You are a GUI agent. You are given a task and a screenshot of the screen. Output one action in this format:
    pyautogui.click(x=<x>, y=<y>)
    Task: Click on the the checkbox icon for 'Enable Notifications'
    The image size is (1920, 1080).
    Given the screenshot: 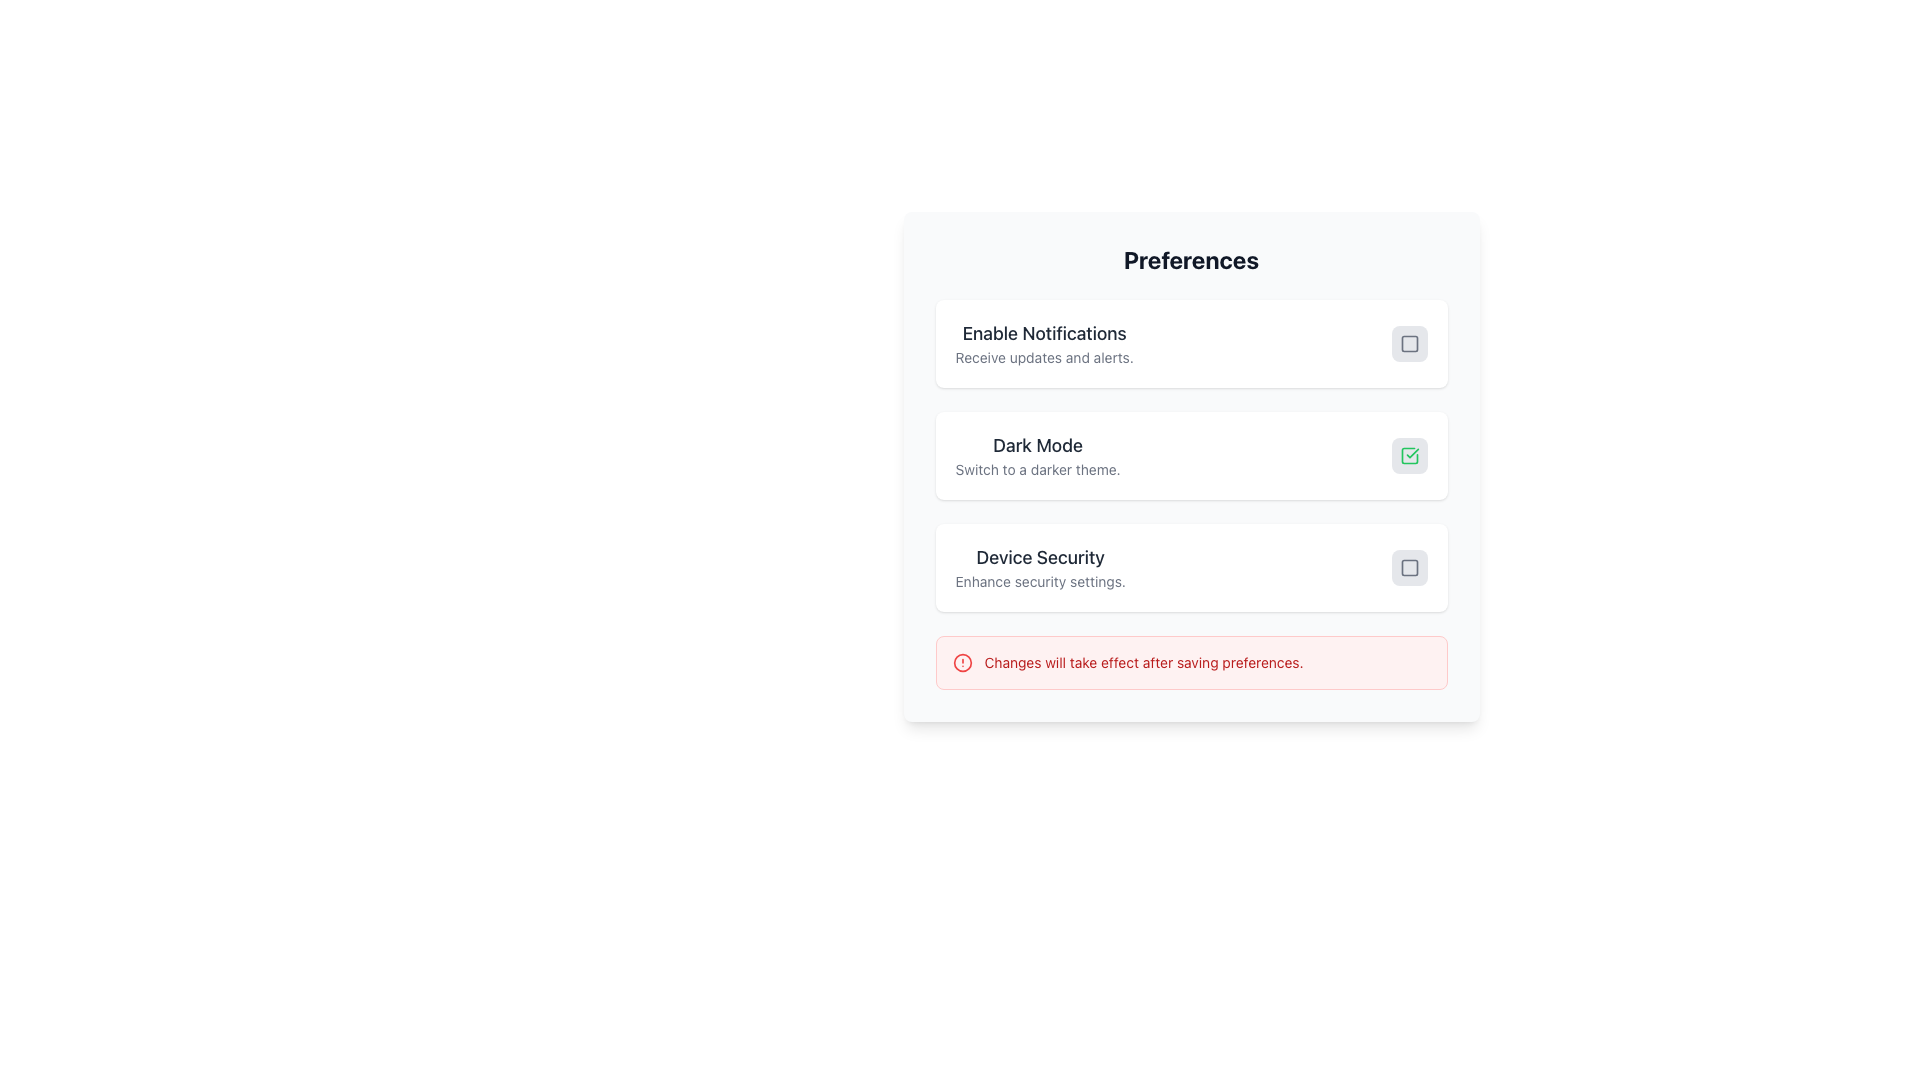 What is the action you would take?
    pyautogui.click(x=1408, y=342)
    